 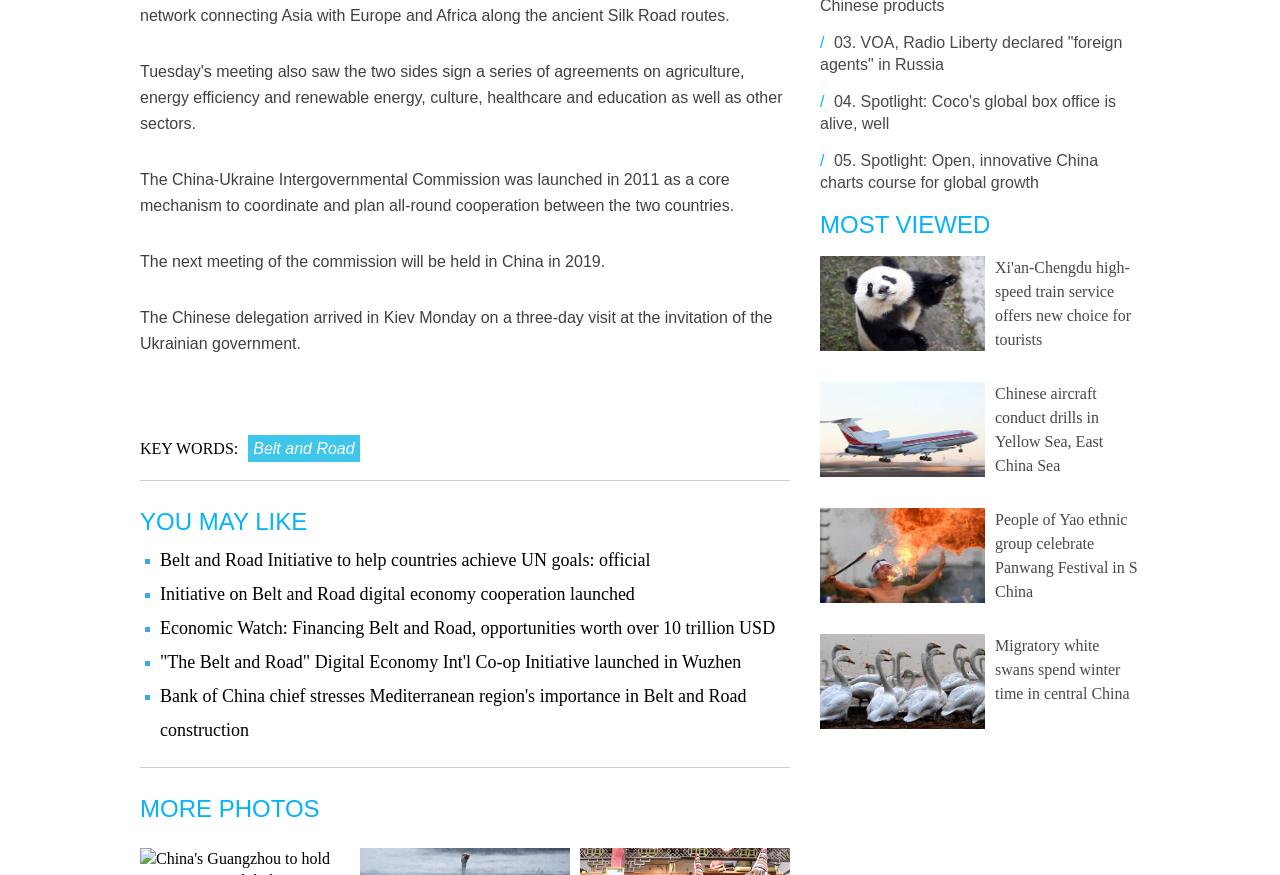 I want to click on '04.', so click(x=829, y=101).